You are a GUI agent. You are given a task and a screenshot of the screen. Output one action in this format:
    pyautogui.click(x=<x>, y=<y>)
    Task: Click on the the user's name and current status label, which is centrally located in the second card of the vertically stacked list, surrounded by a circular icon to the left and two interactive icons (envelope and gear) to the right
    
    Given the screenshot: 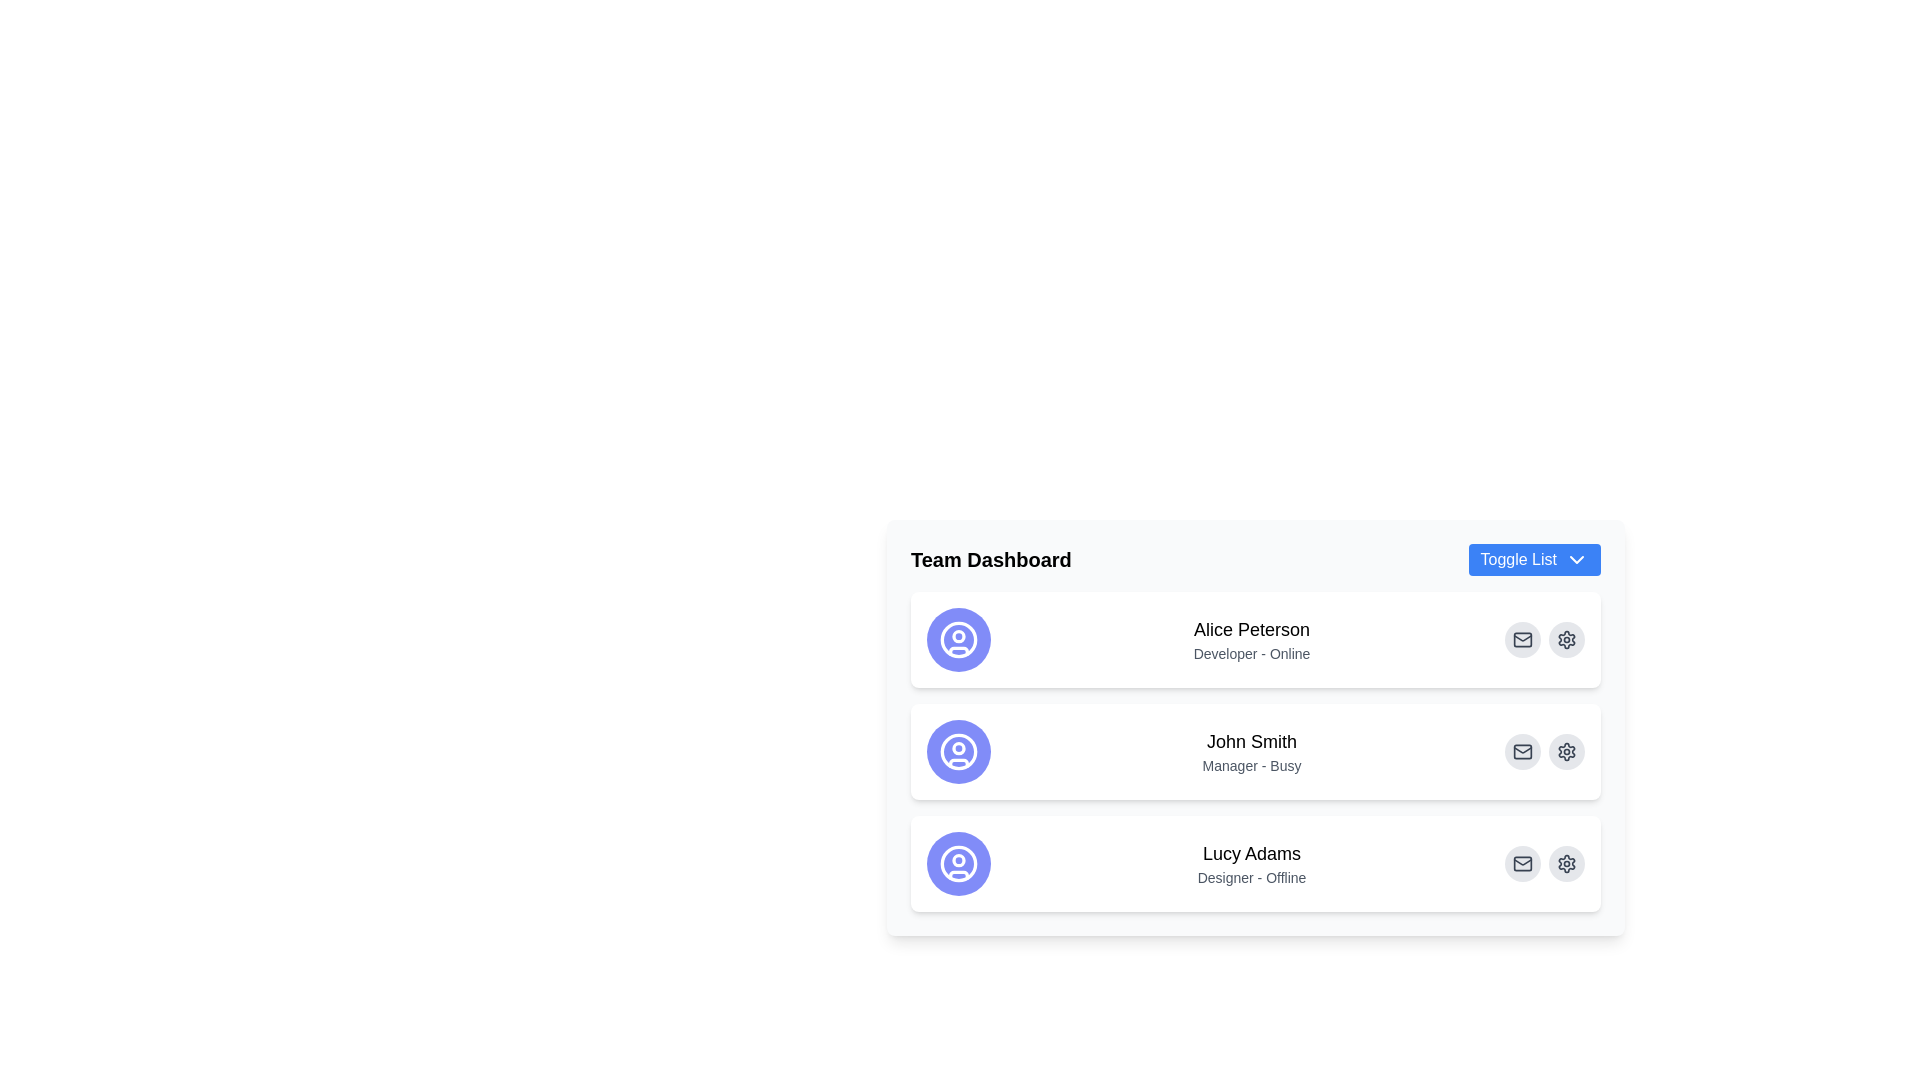 What is the action you would take?
    pyautogui.click(x=1251, y=752)
    